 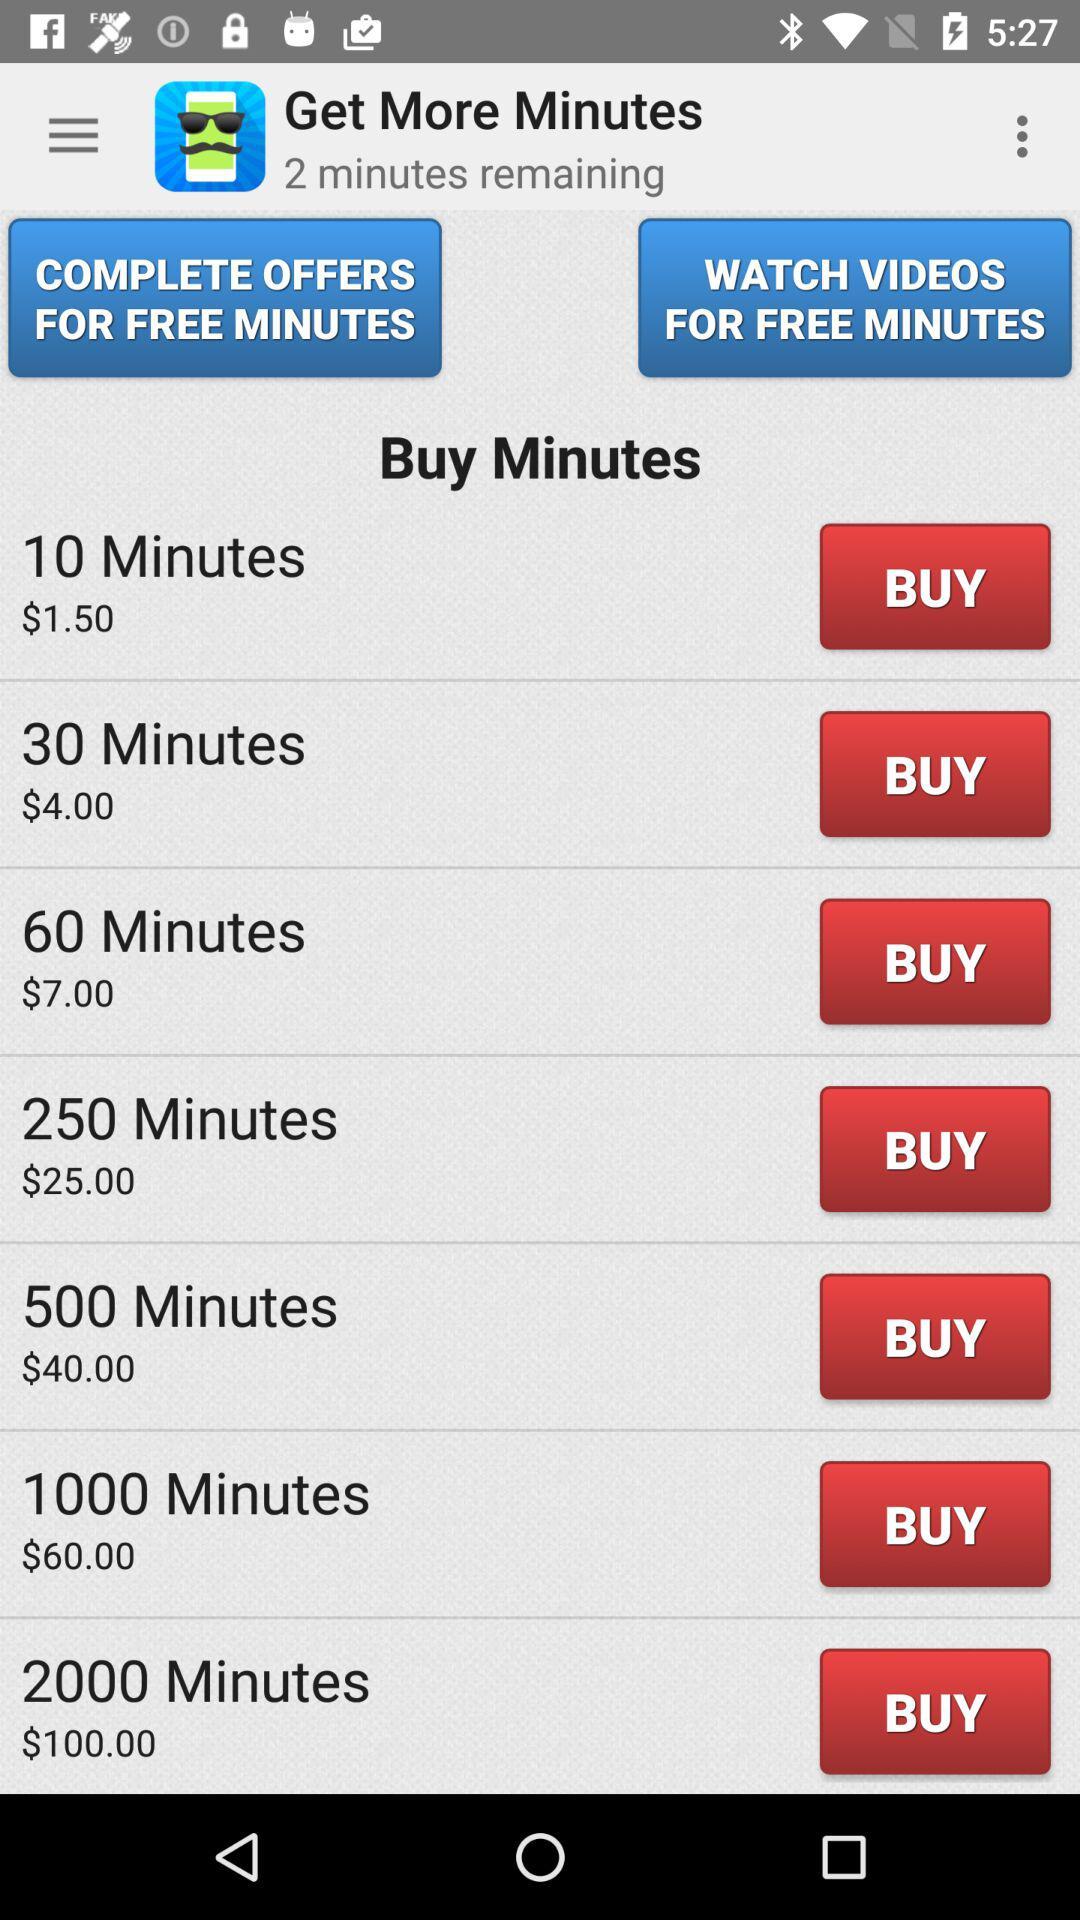 I want to click on the icon to the left of the buy item, so click(x=180, y=1115).